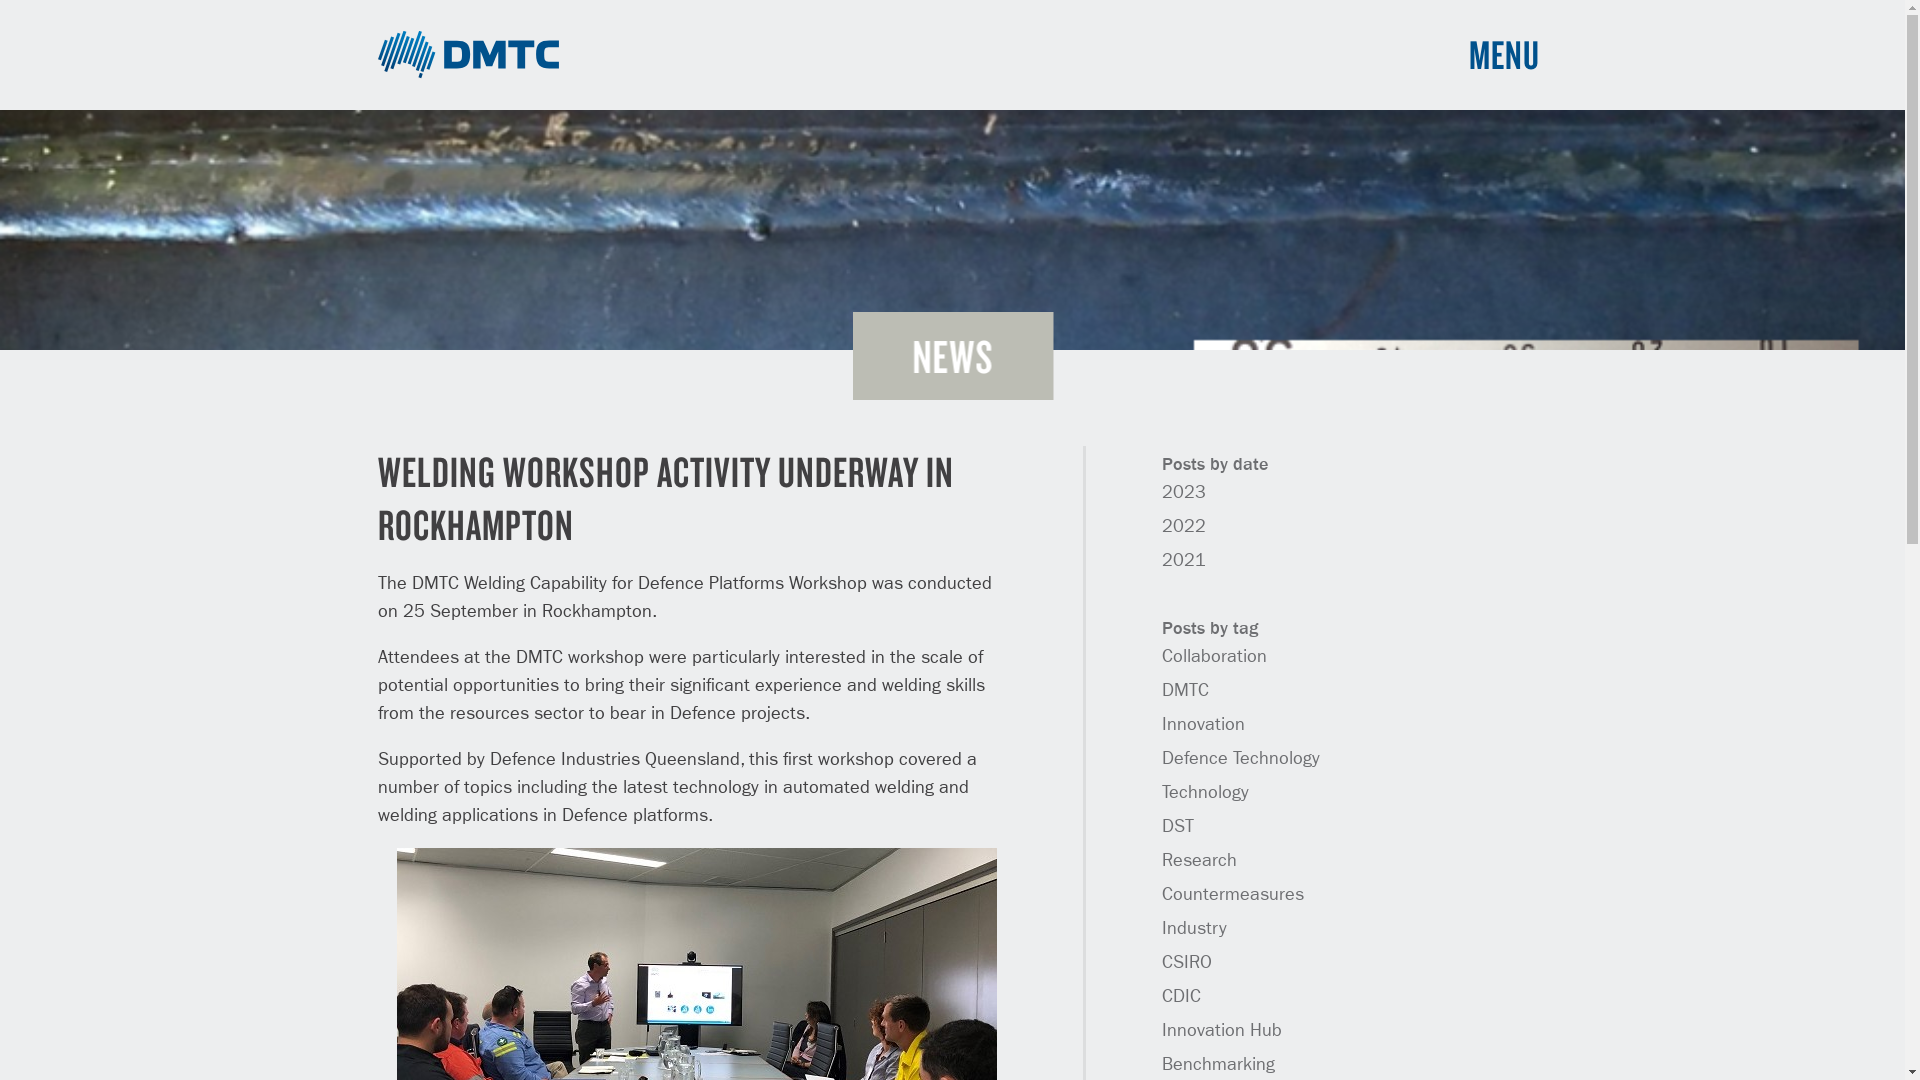 This screenshot has height=1080, width=1920. What do you see at coordinates (1184, 560) in the screenshot?
I see `'2021'` at bounding box center [1184, 560].